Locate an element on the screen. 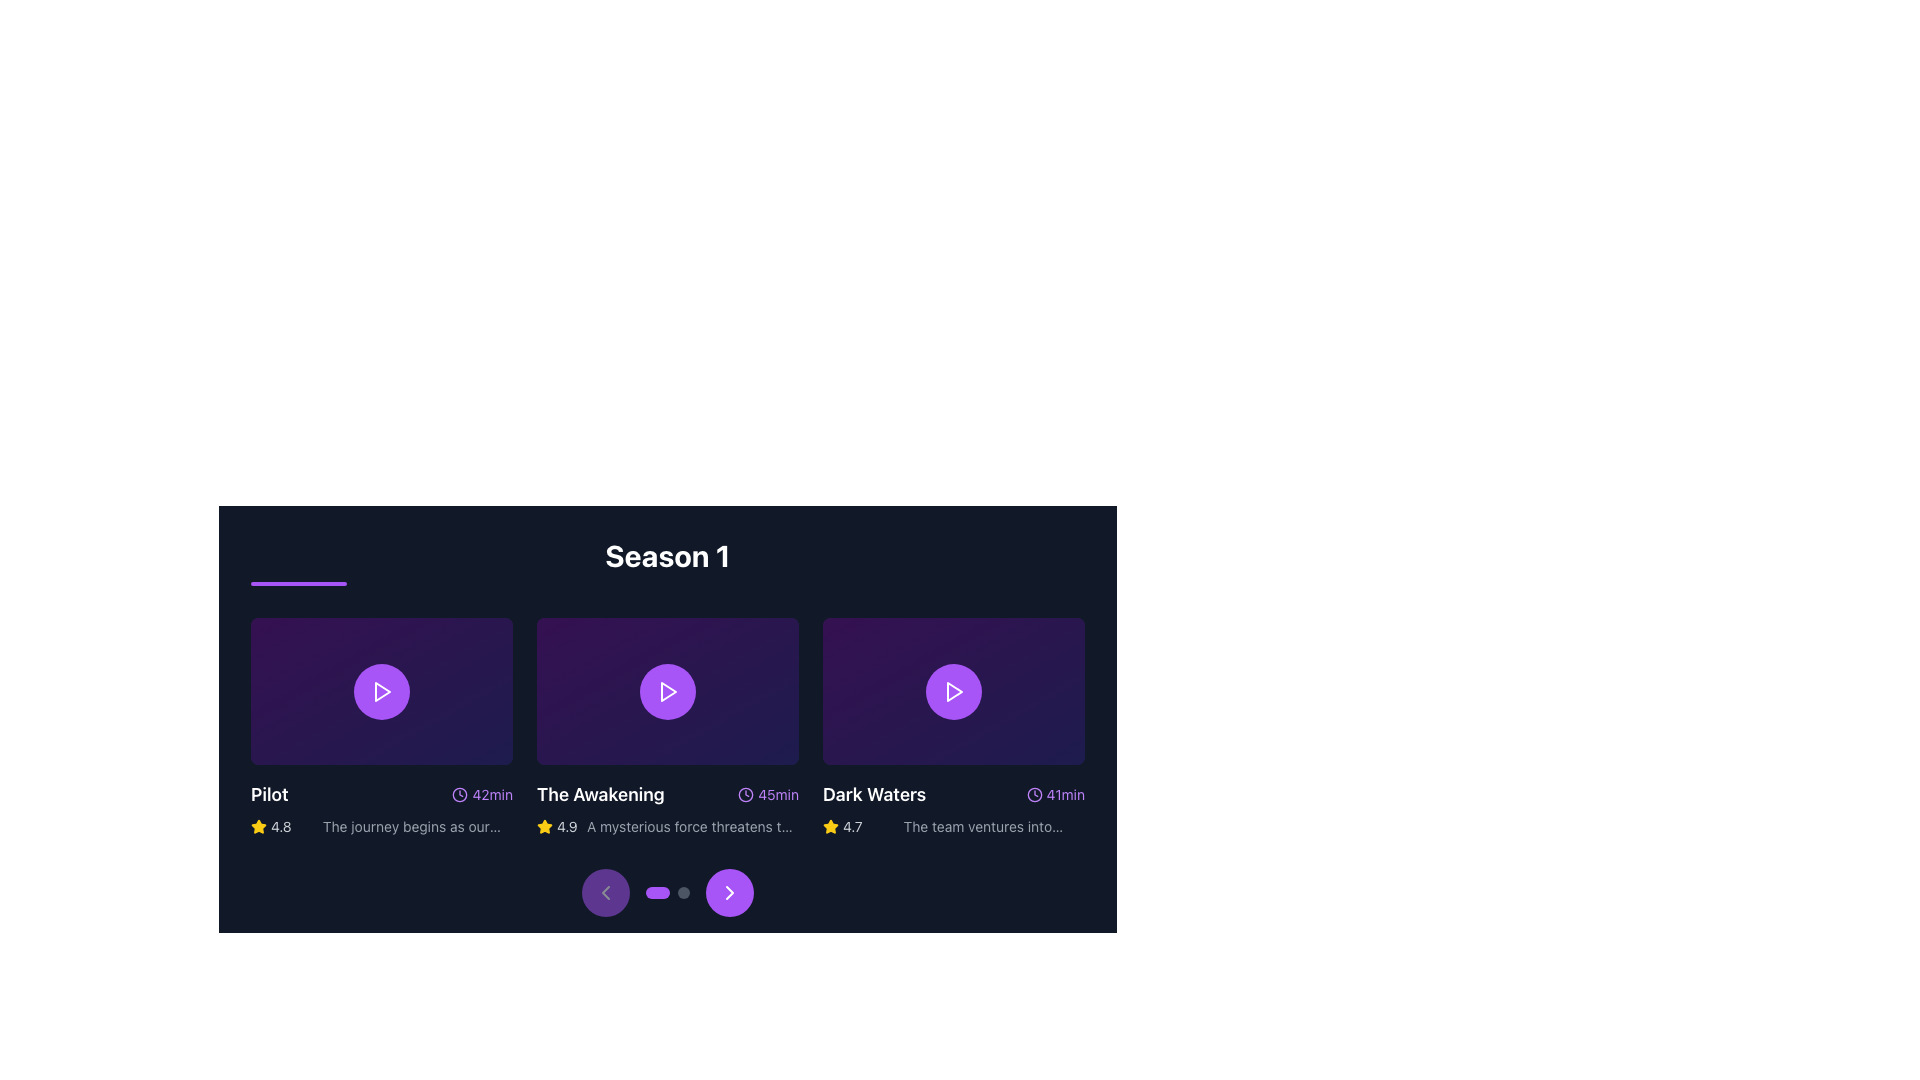  the duration label indicating '41 minutes' associated with the 'Dark Waters' entry, positioned to the right of a clock icon is located at coordinates (1064, 794).